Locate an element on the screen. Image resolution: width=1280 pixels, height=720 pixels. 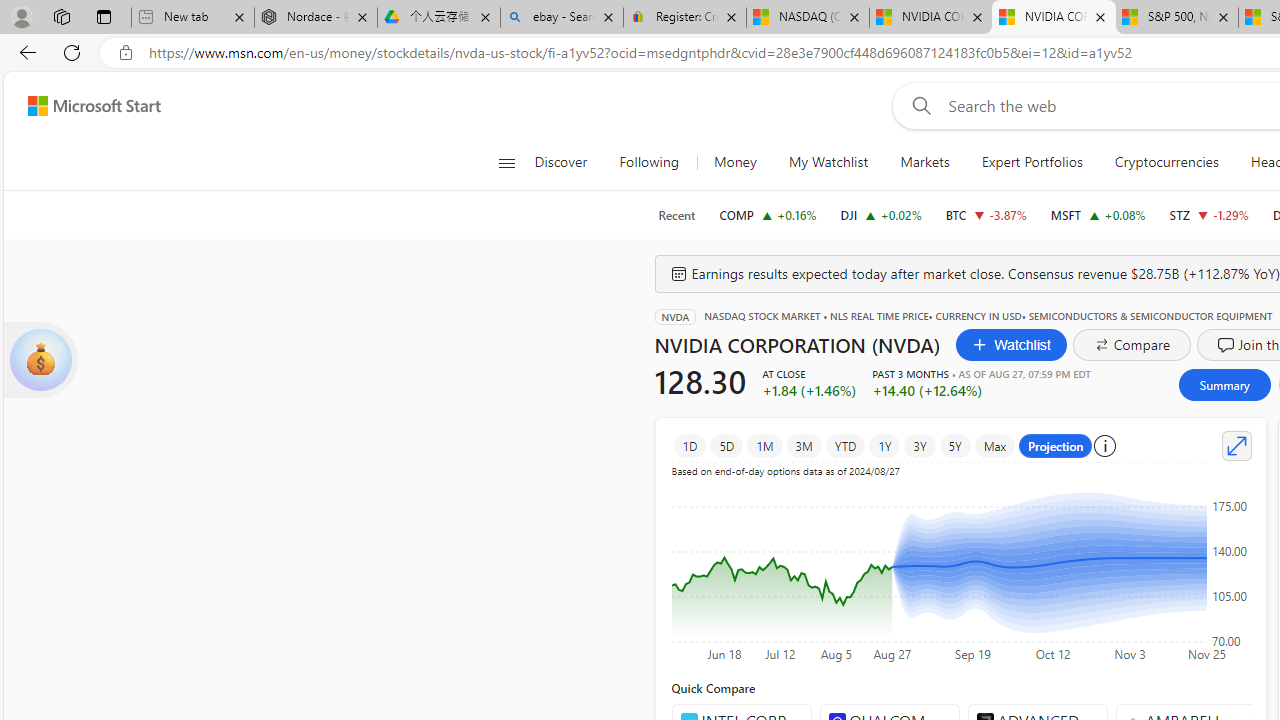
'Watchlist' is located at coordinates (1011, 343).